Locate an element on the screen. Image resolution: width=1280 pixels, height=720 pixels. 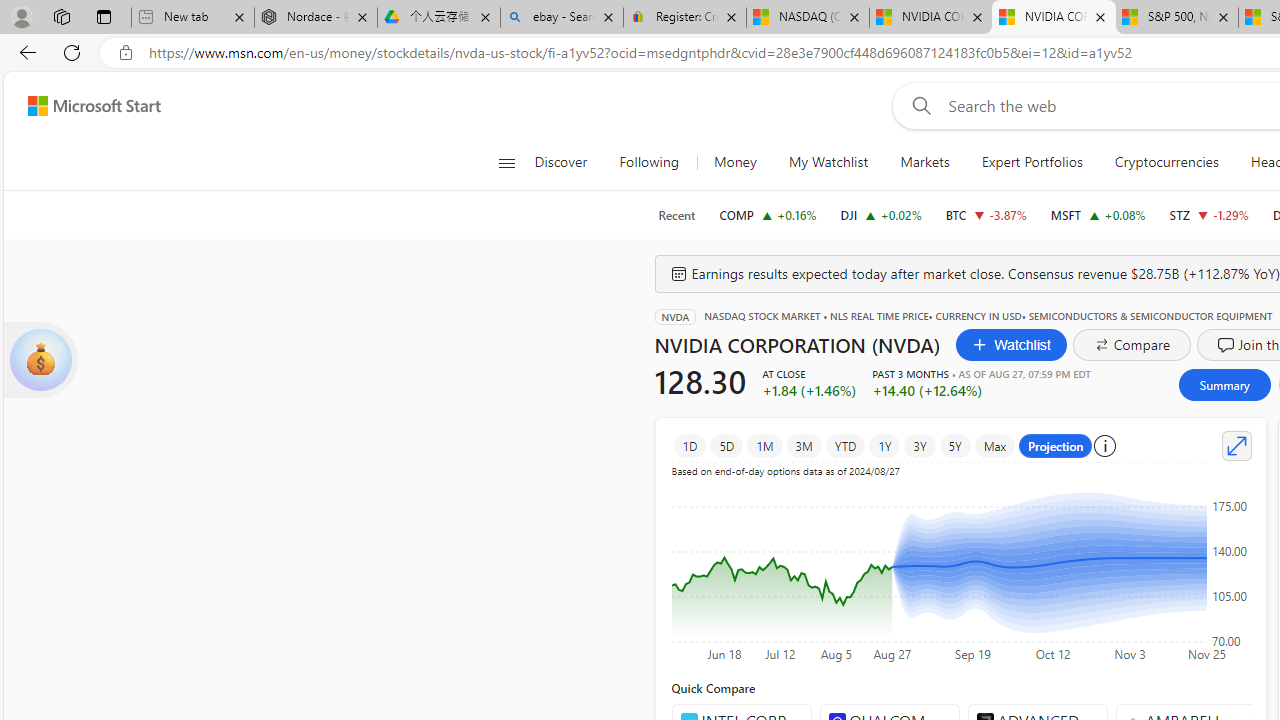
'Watchlist' is located at coordinates (1011, 343).